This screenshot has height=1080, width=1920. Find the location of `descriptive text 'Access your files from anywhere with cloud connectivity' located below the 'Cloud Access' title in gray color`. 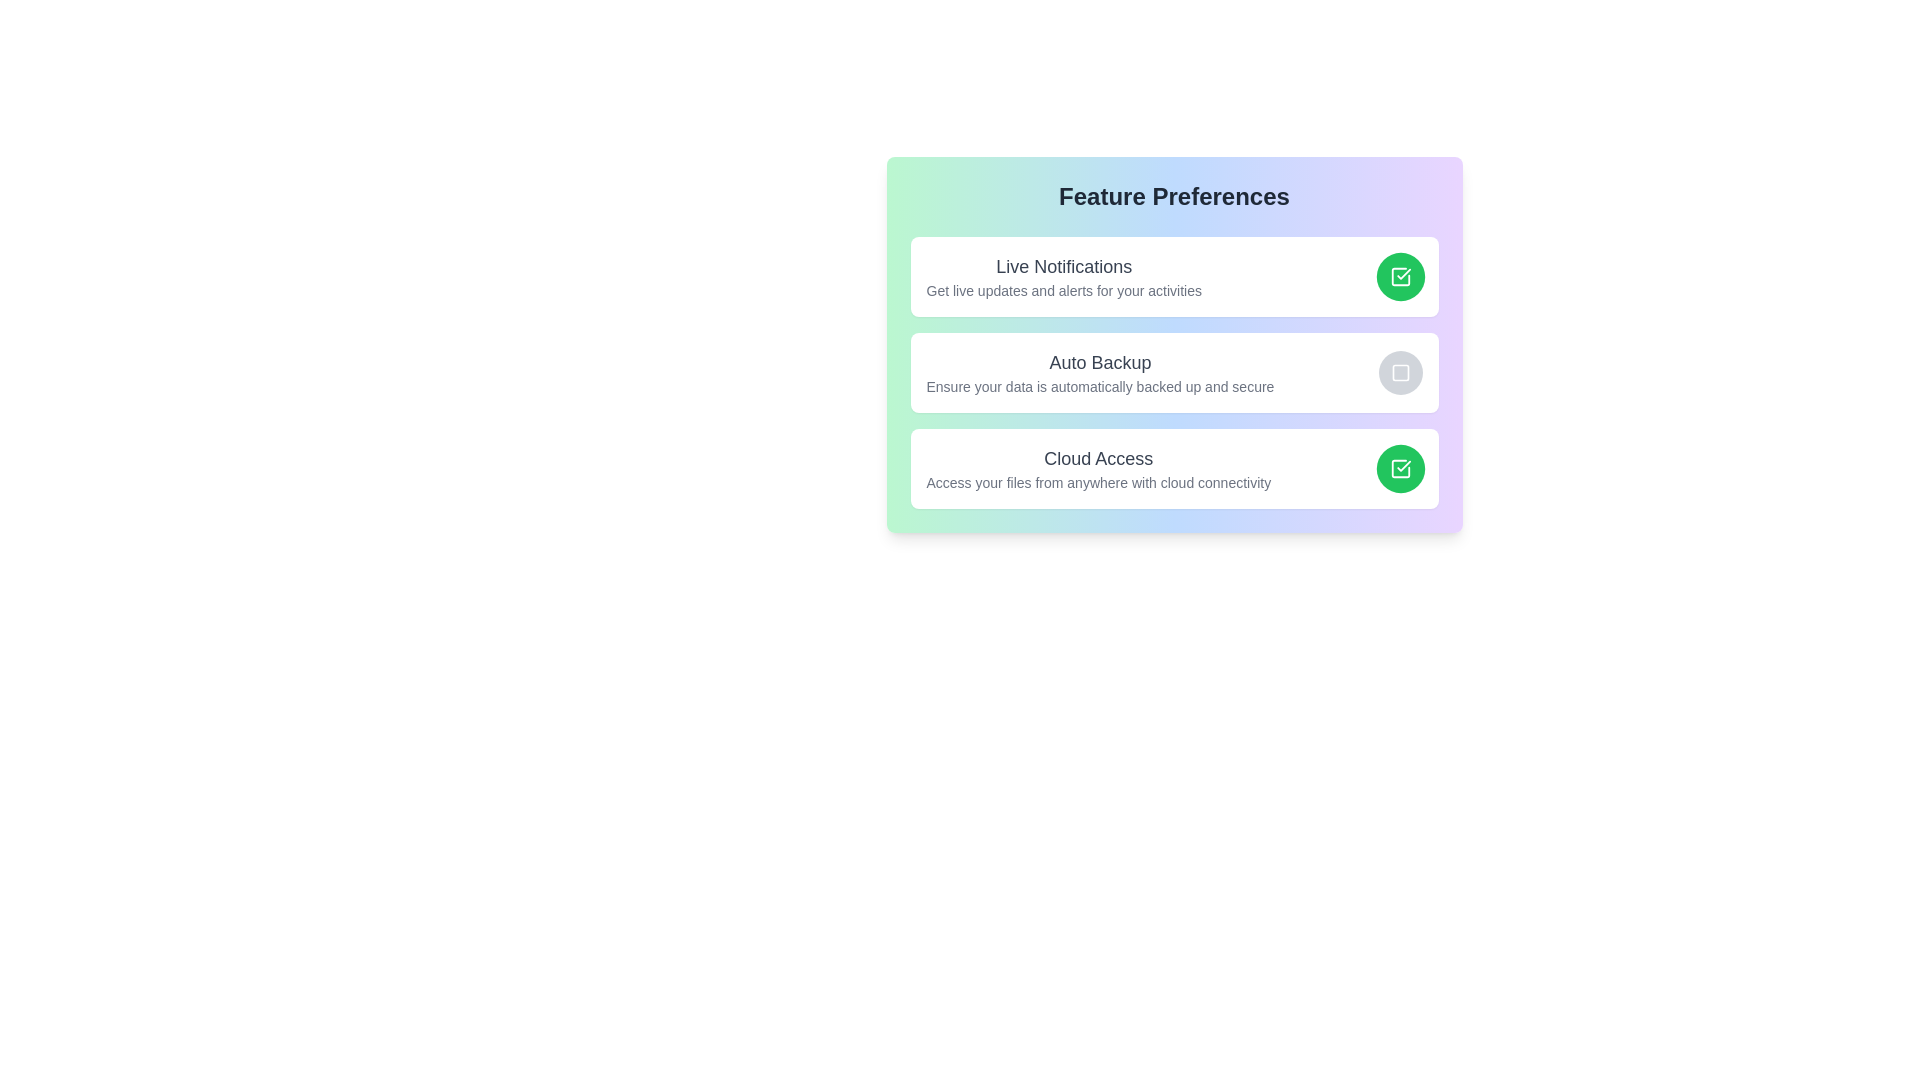

descriptive text 'Access your files from anywhere with cloud connectivity' located below the 'Cloud Access' title in gray color is located at coordinates (1097, 482).